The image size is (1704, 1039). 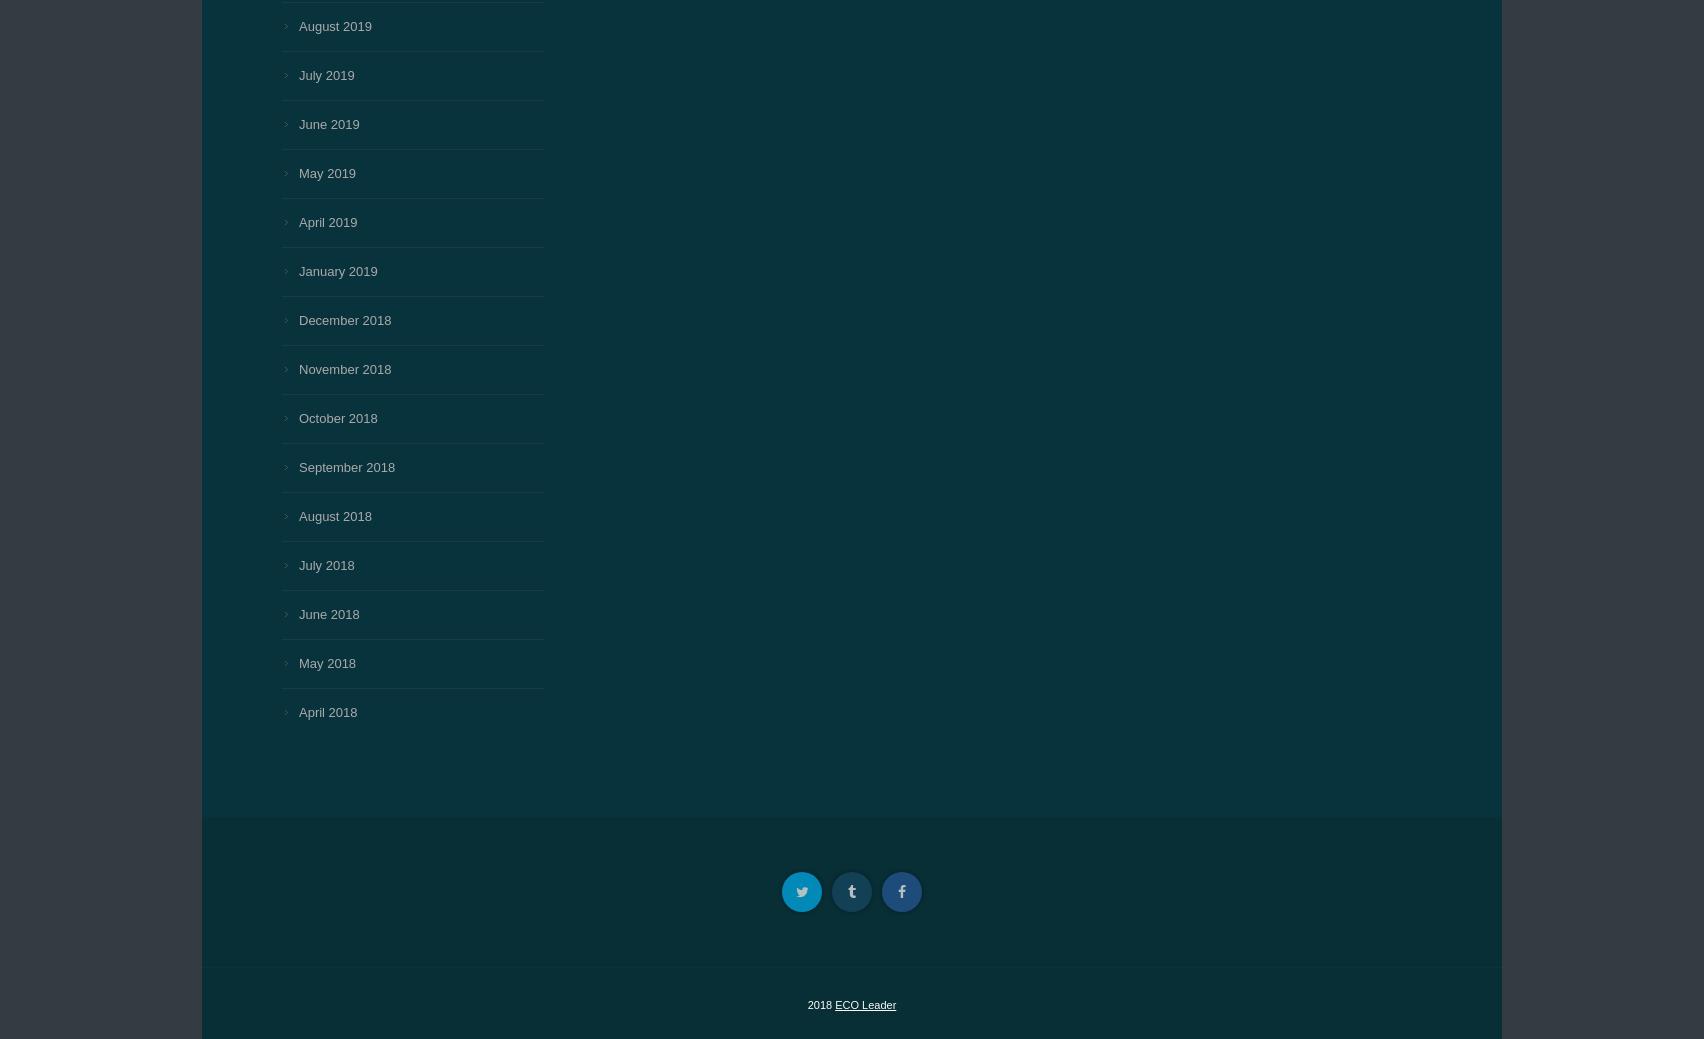 I want to click on 'April 2019', so click(x=327, y=222).